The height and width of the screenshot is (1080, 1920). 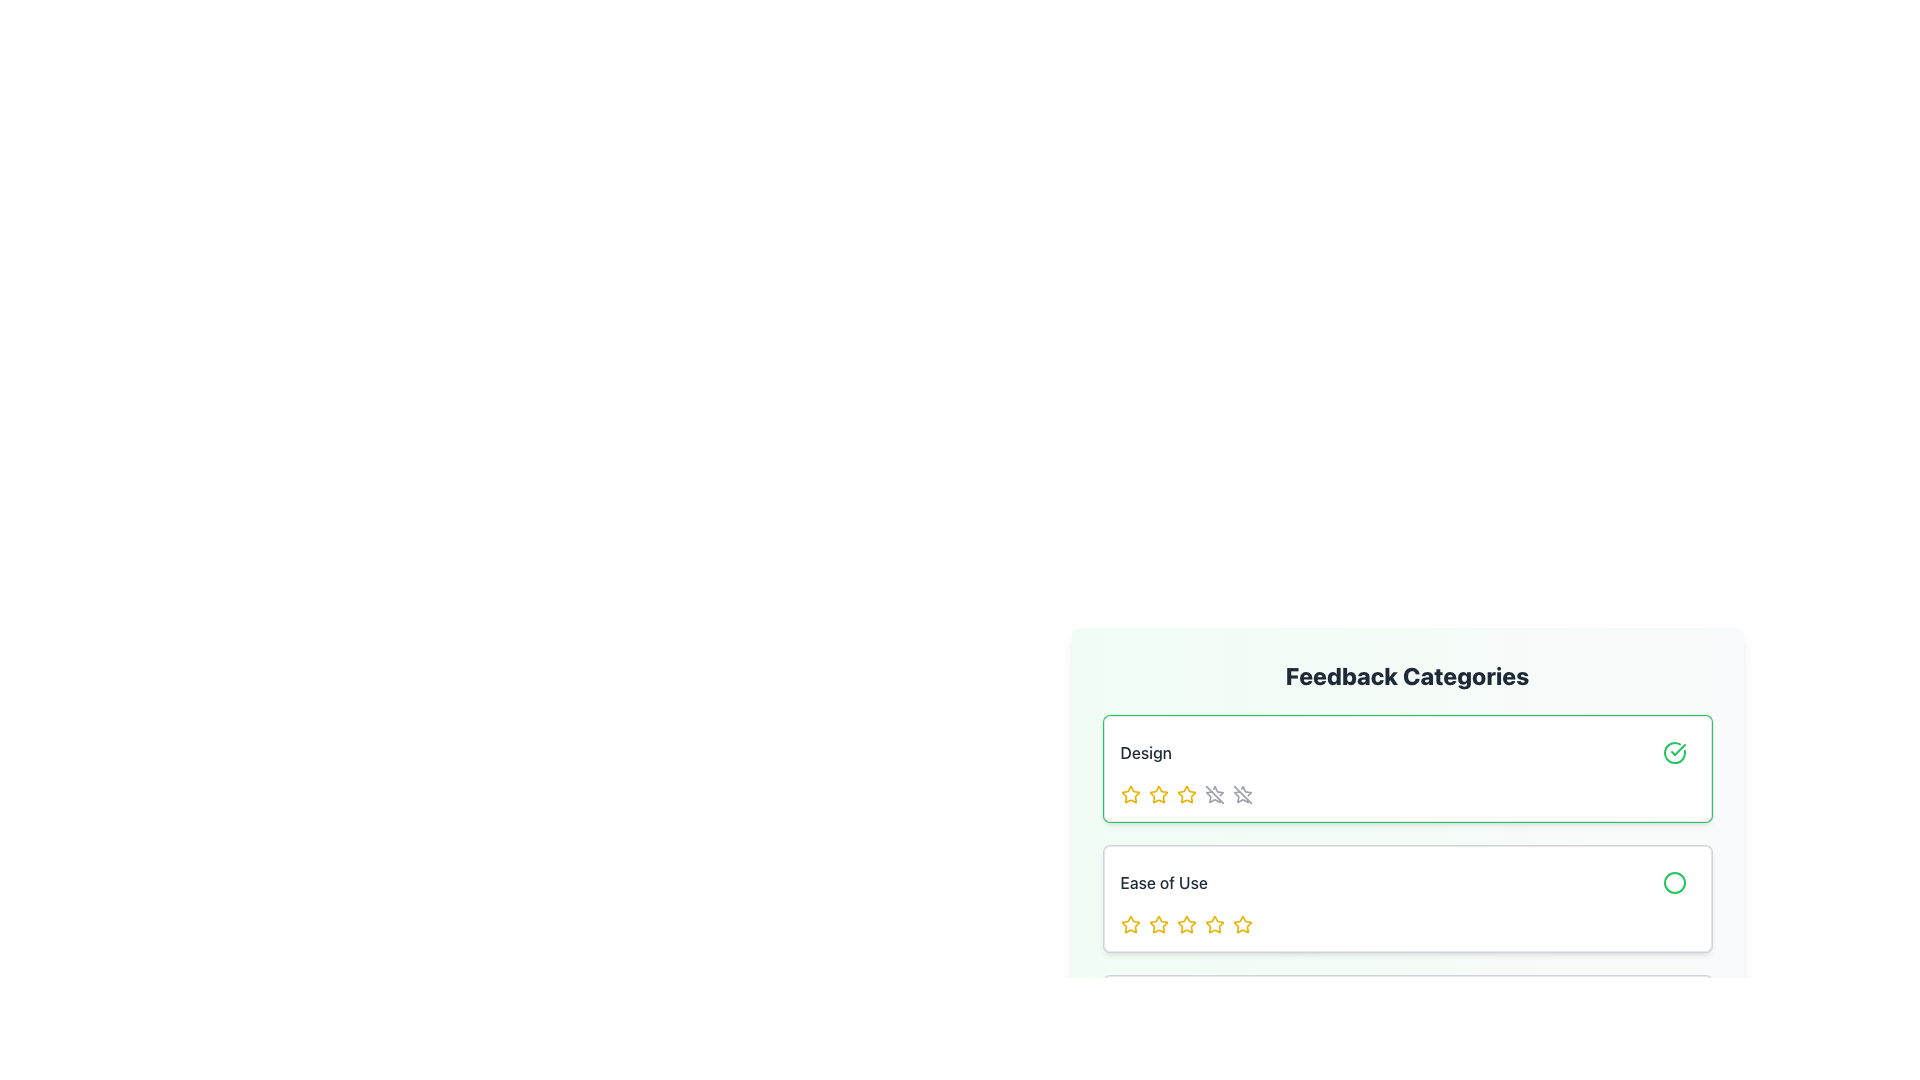 What do you see at coordinates (1186, 925) in the screenshot?
I see `the third interactive star icon in the 'Ease of Use' feedback section` at bounding box center [1186, 925].